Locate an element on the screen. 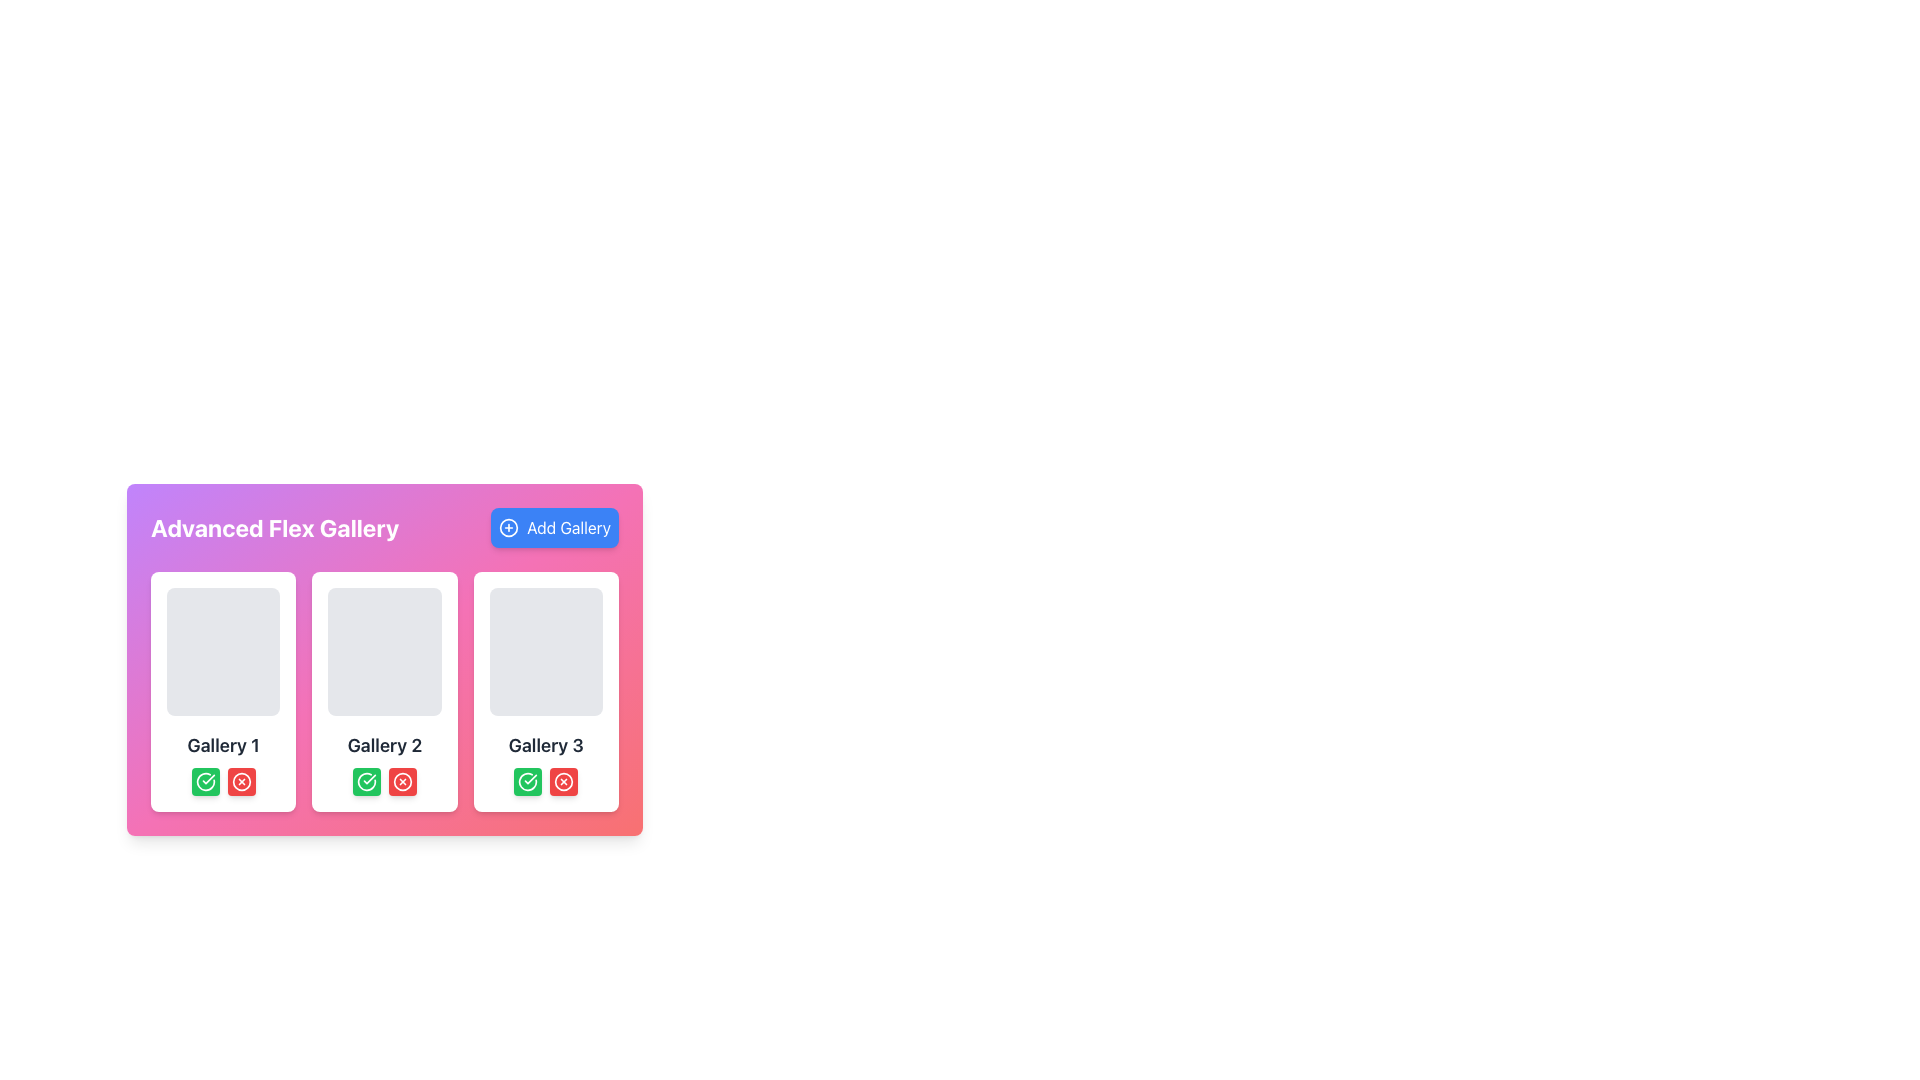 The height and width of the screenshot is (1080, 1920). the Gallery card that serves as a preview for 'Gallery 2', located in the middle of a three-column layout as the second card is located at coordinates (384, 677).